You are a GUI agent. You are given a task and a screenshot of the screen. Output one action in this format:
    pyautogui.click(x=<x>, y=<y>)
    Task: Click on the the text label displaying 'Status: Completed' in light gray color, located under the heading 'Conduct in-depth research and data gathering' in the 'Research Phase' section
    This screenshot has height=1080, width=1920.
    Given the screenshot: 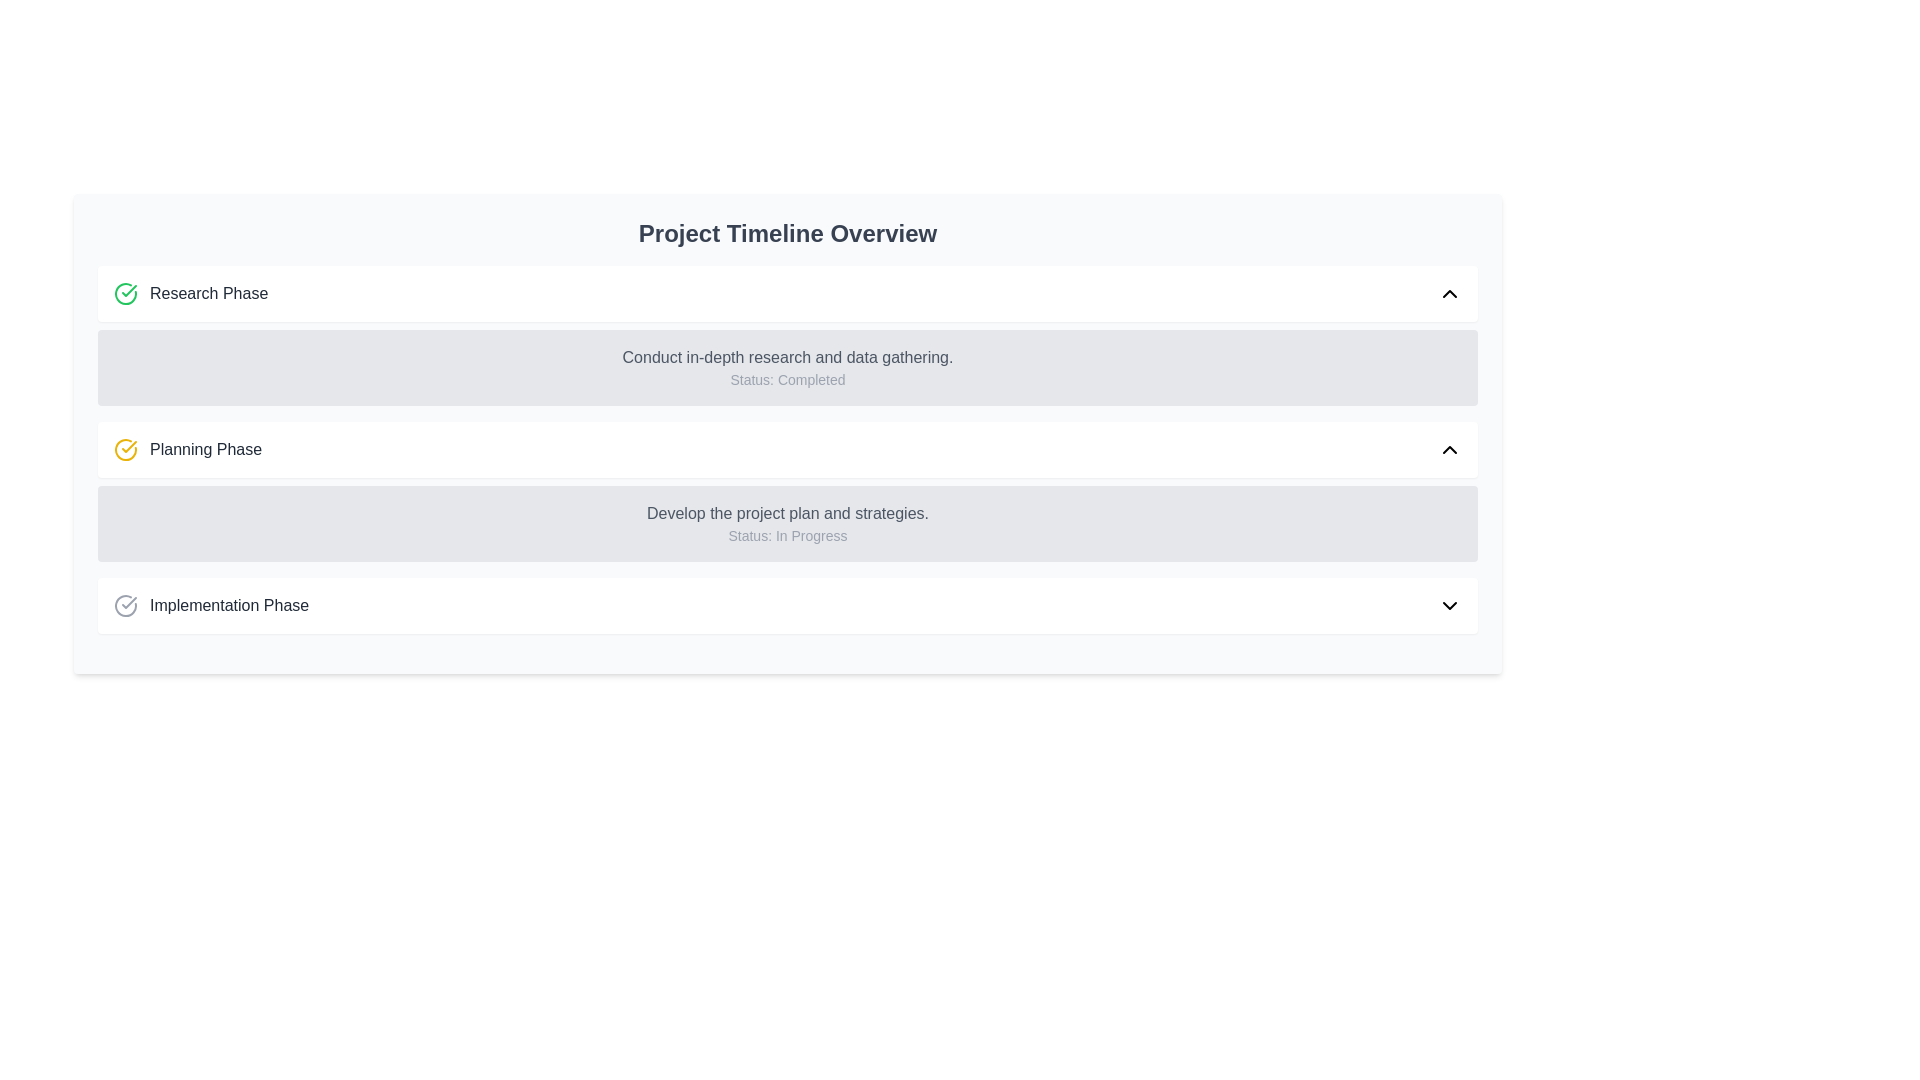 What is the action you would take?
    pyautogui.click(x=786, y=380)
    